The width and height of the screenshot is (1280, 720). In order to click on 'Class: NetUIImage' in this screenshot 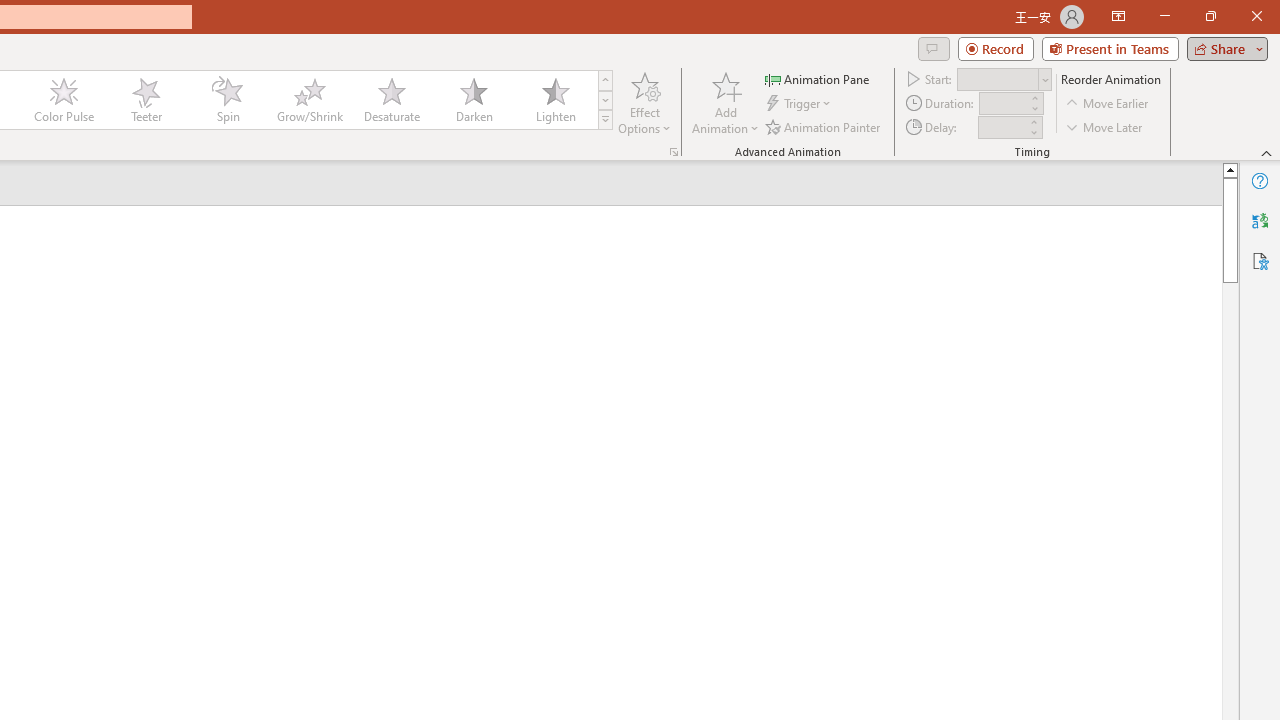, I will do `click(605, 119)`.